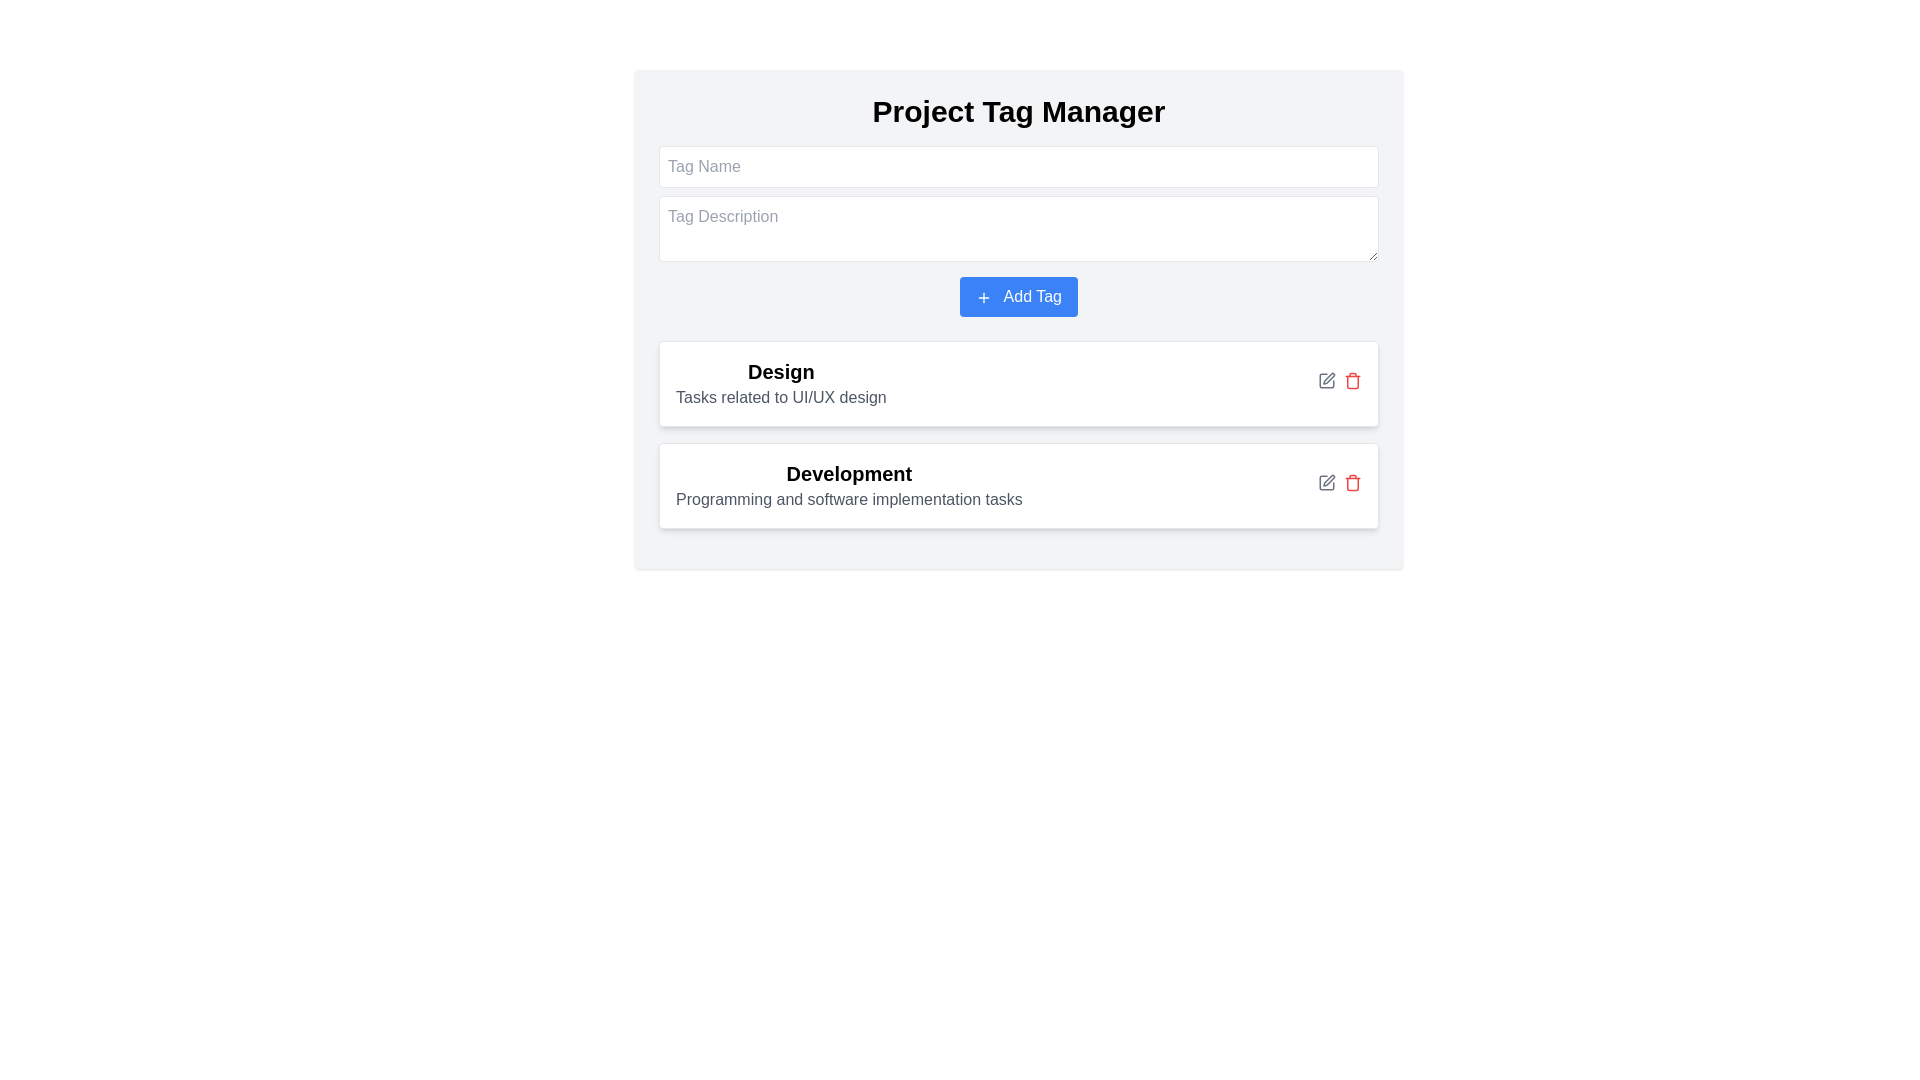 The width and height of the screenshot is (1920, 1080). What do you see at coordinates (1339, 384) in the screenshot?
I see `the edit icon (pencil symbol) located at the top-right corner of the 'Design' section` at bounding box center [1339, 384].